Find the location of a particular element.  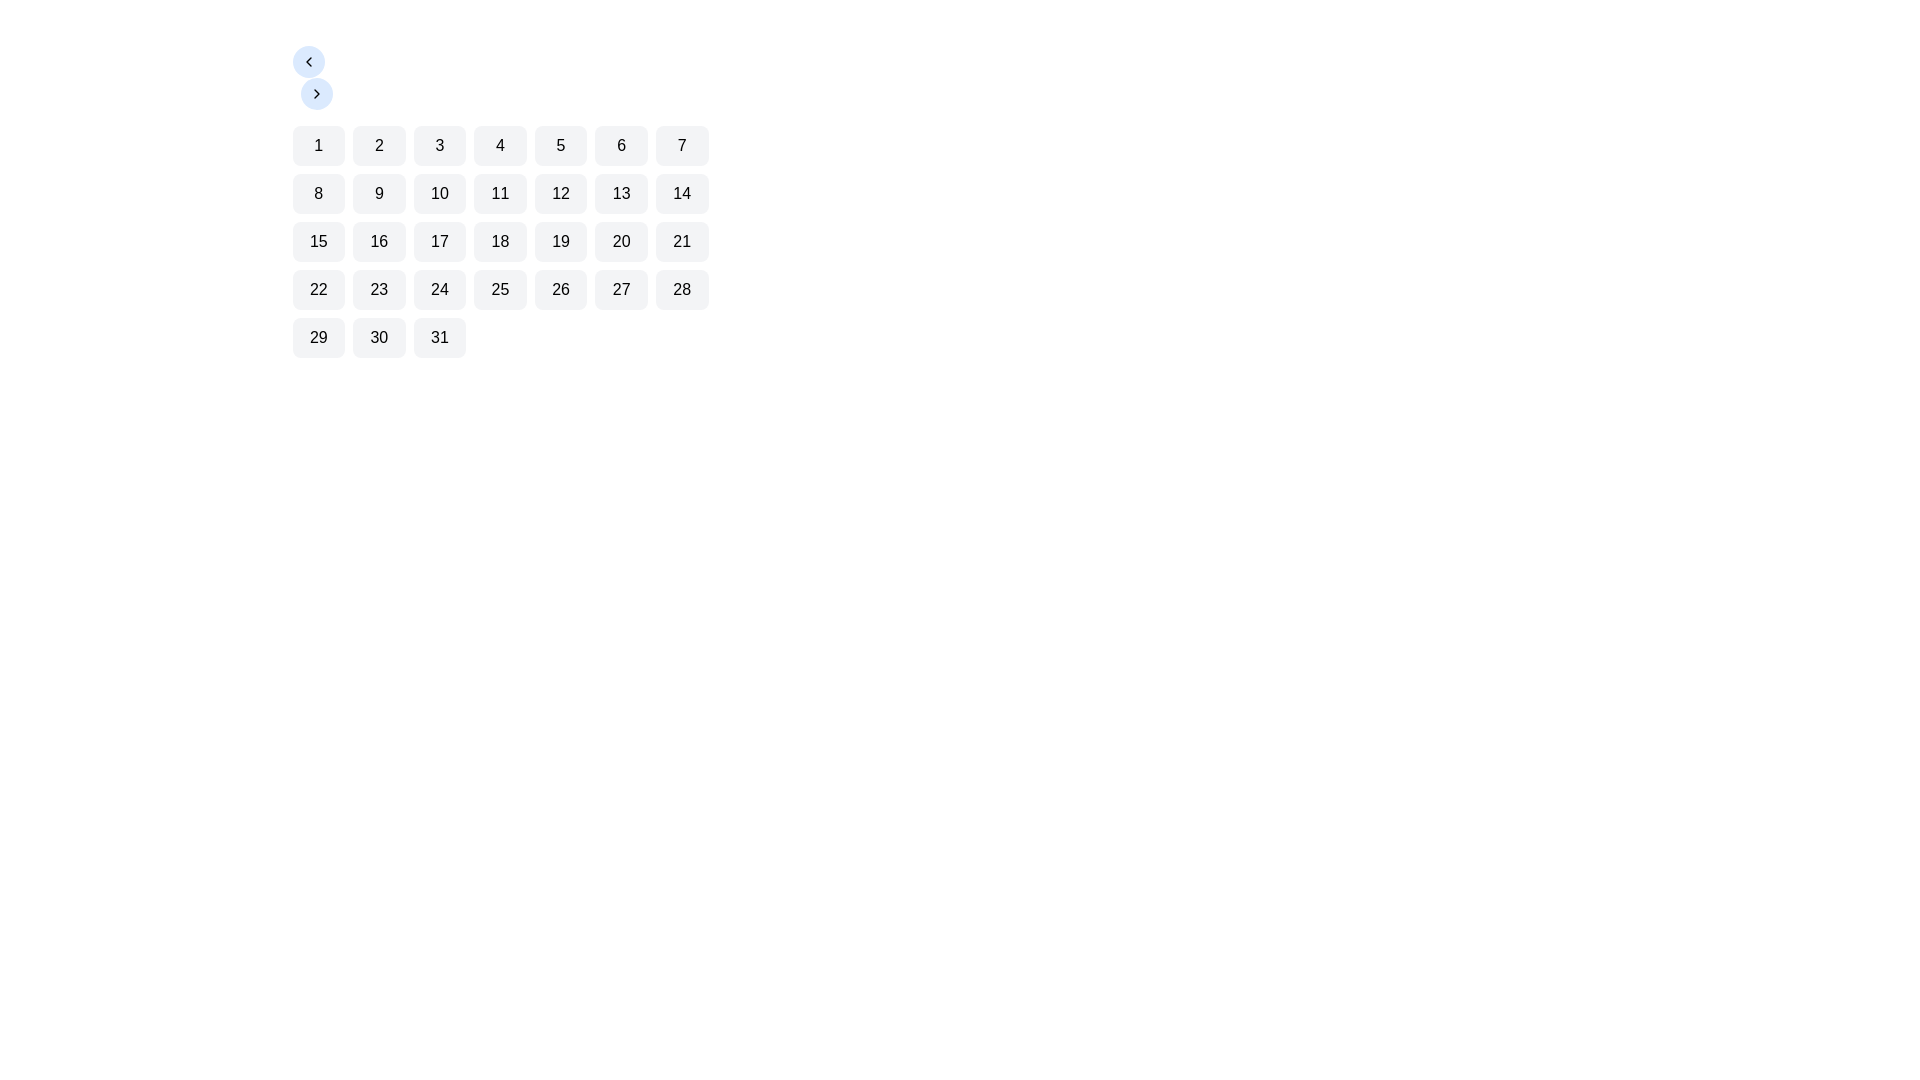

the rounded blue button with a rightward black chevron arrow, which is the second navigation button above the grid of numbered cells is located at coordinates (315, 93).